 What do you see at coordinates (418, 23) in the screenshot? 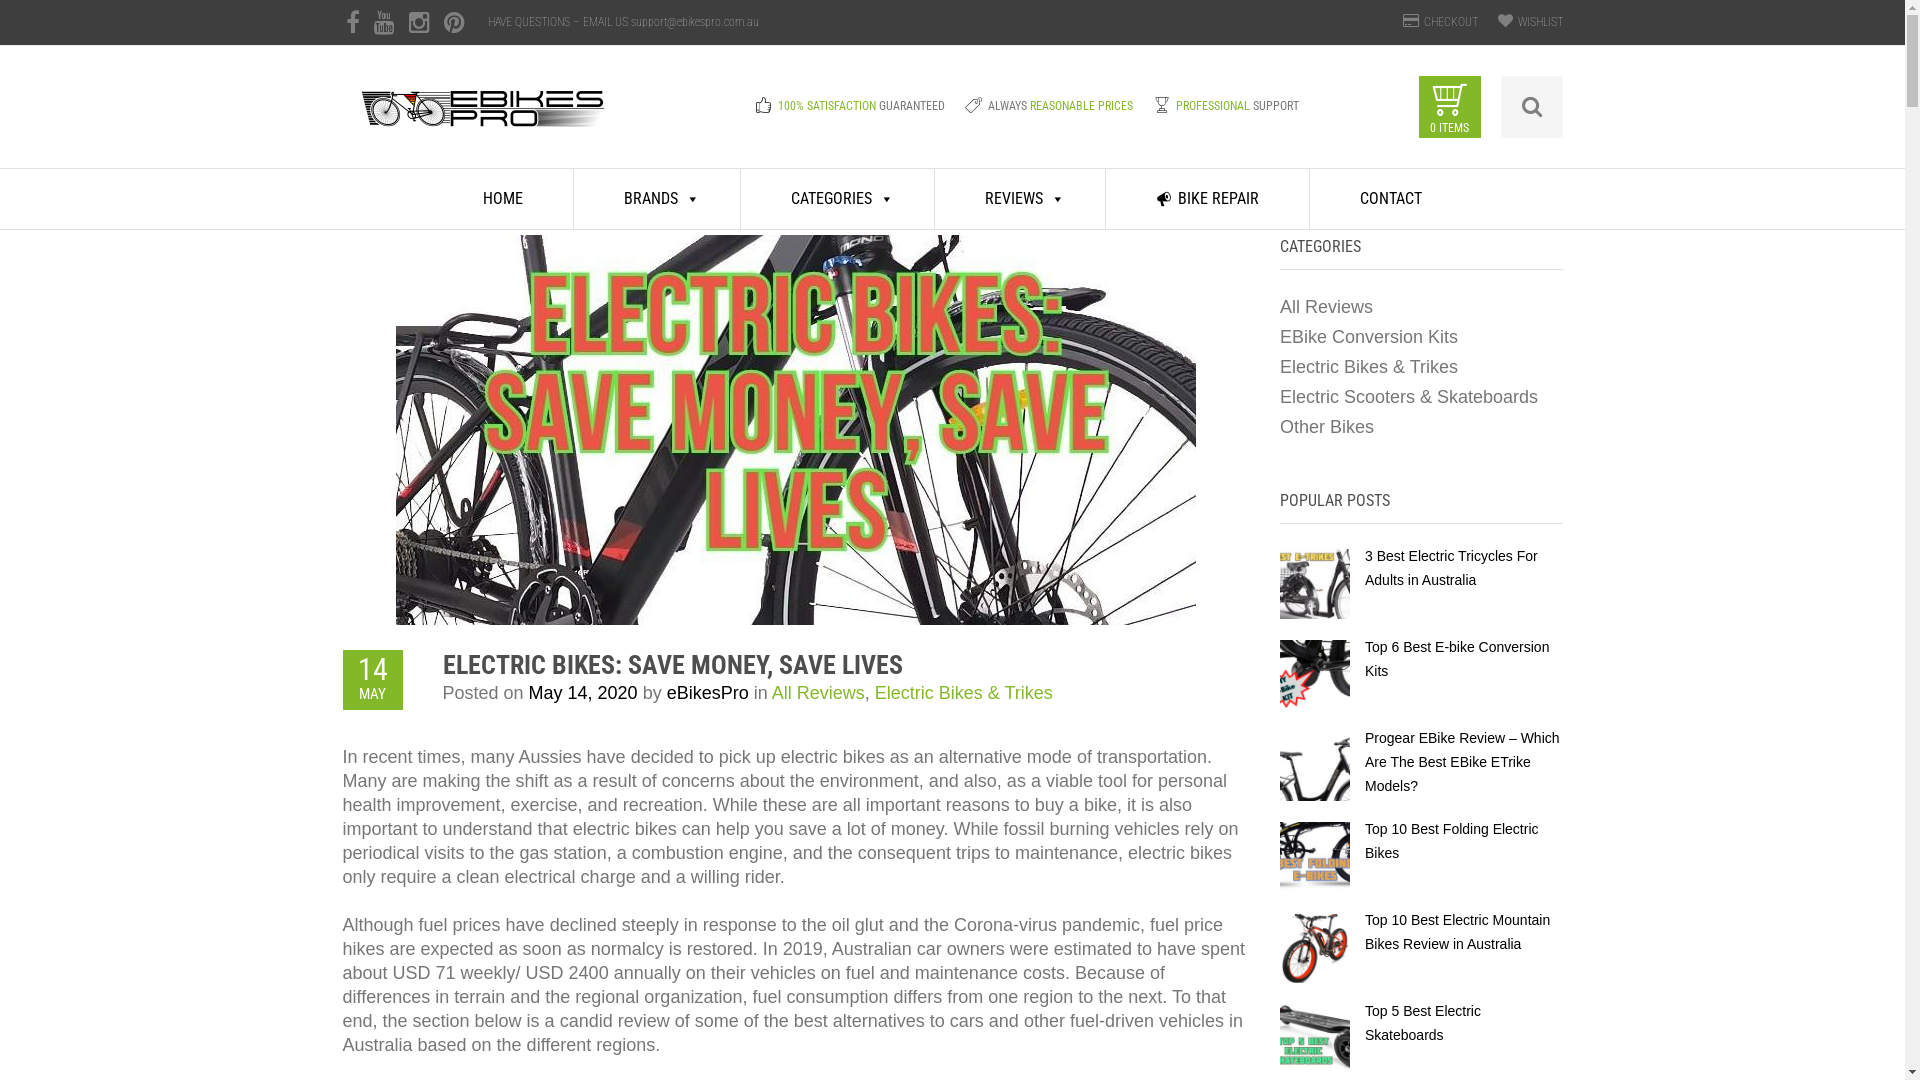
I see `'Connect us'` at bounding box center [418, 23].